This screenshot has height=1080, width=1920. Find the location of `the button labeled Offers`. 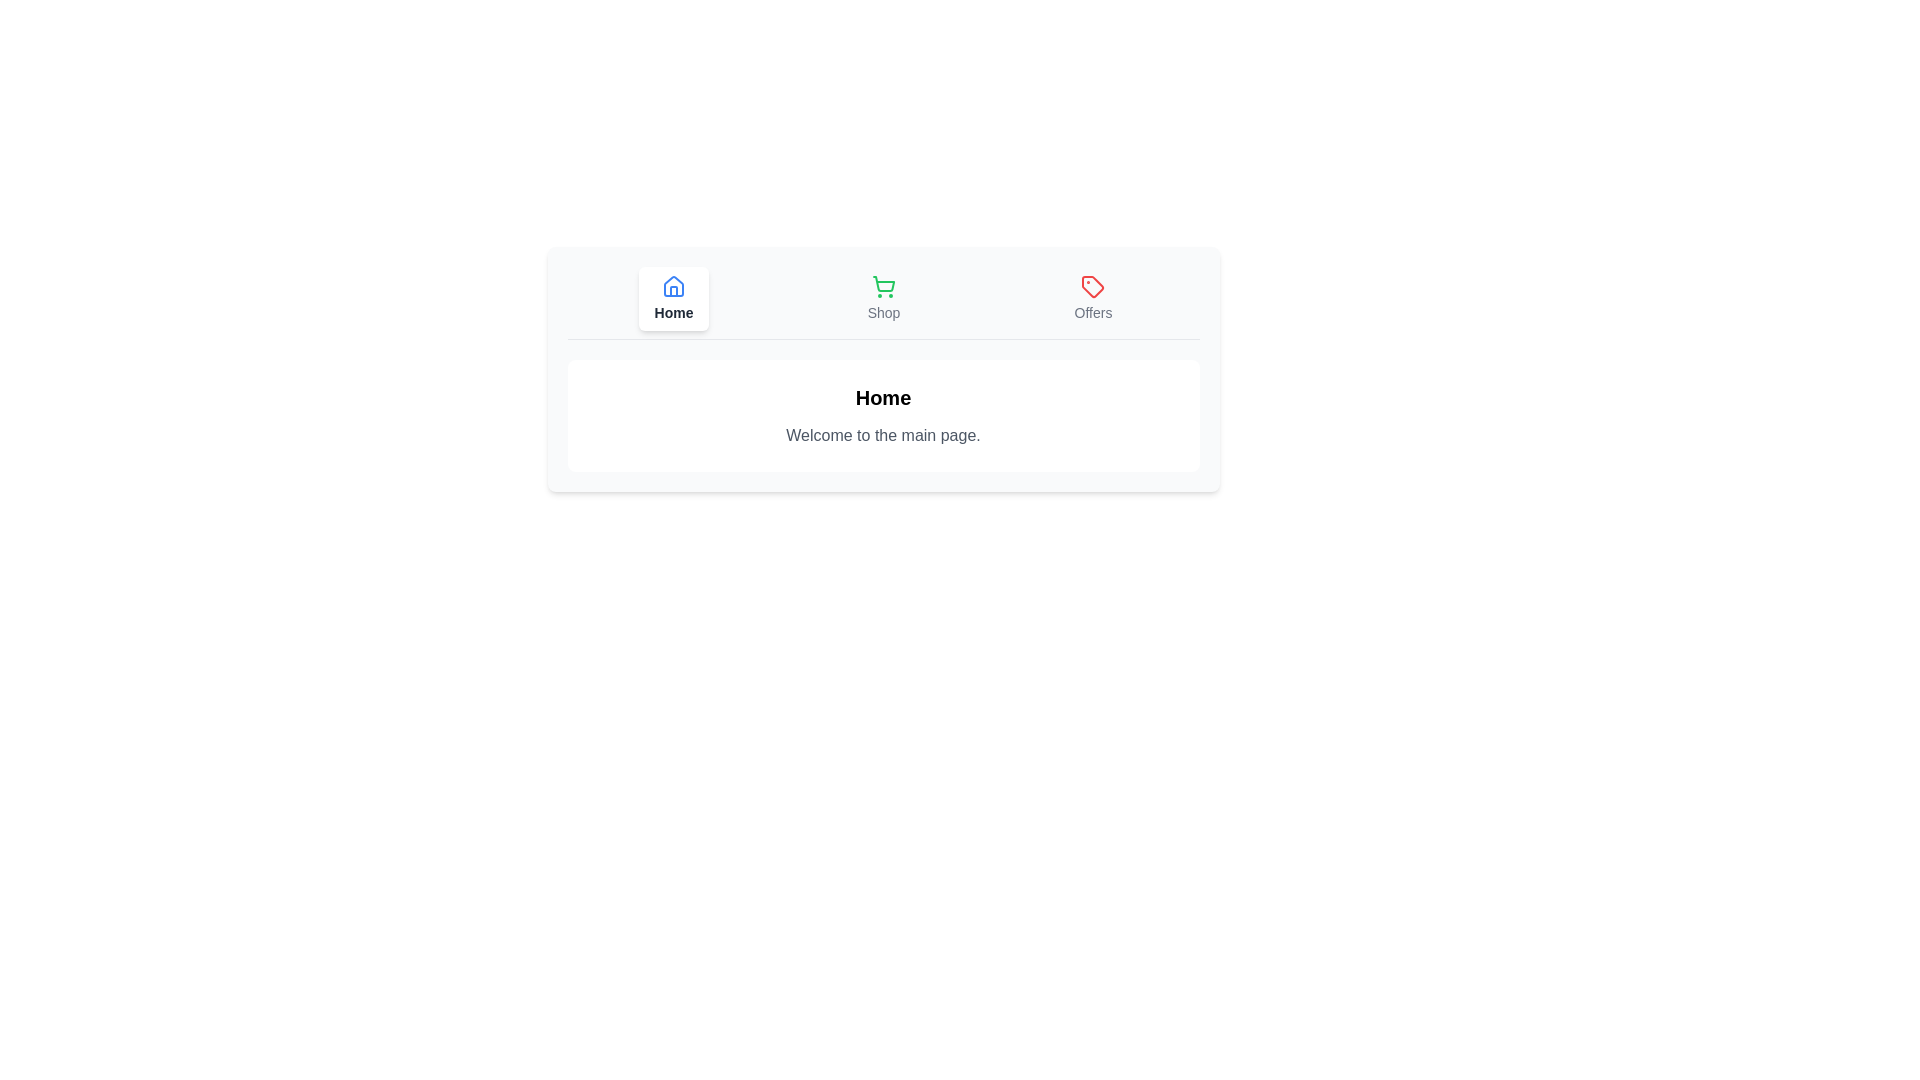

the button labeled Offers is located at coordinates (1092, 299).